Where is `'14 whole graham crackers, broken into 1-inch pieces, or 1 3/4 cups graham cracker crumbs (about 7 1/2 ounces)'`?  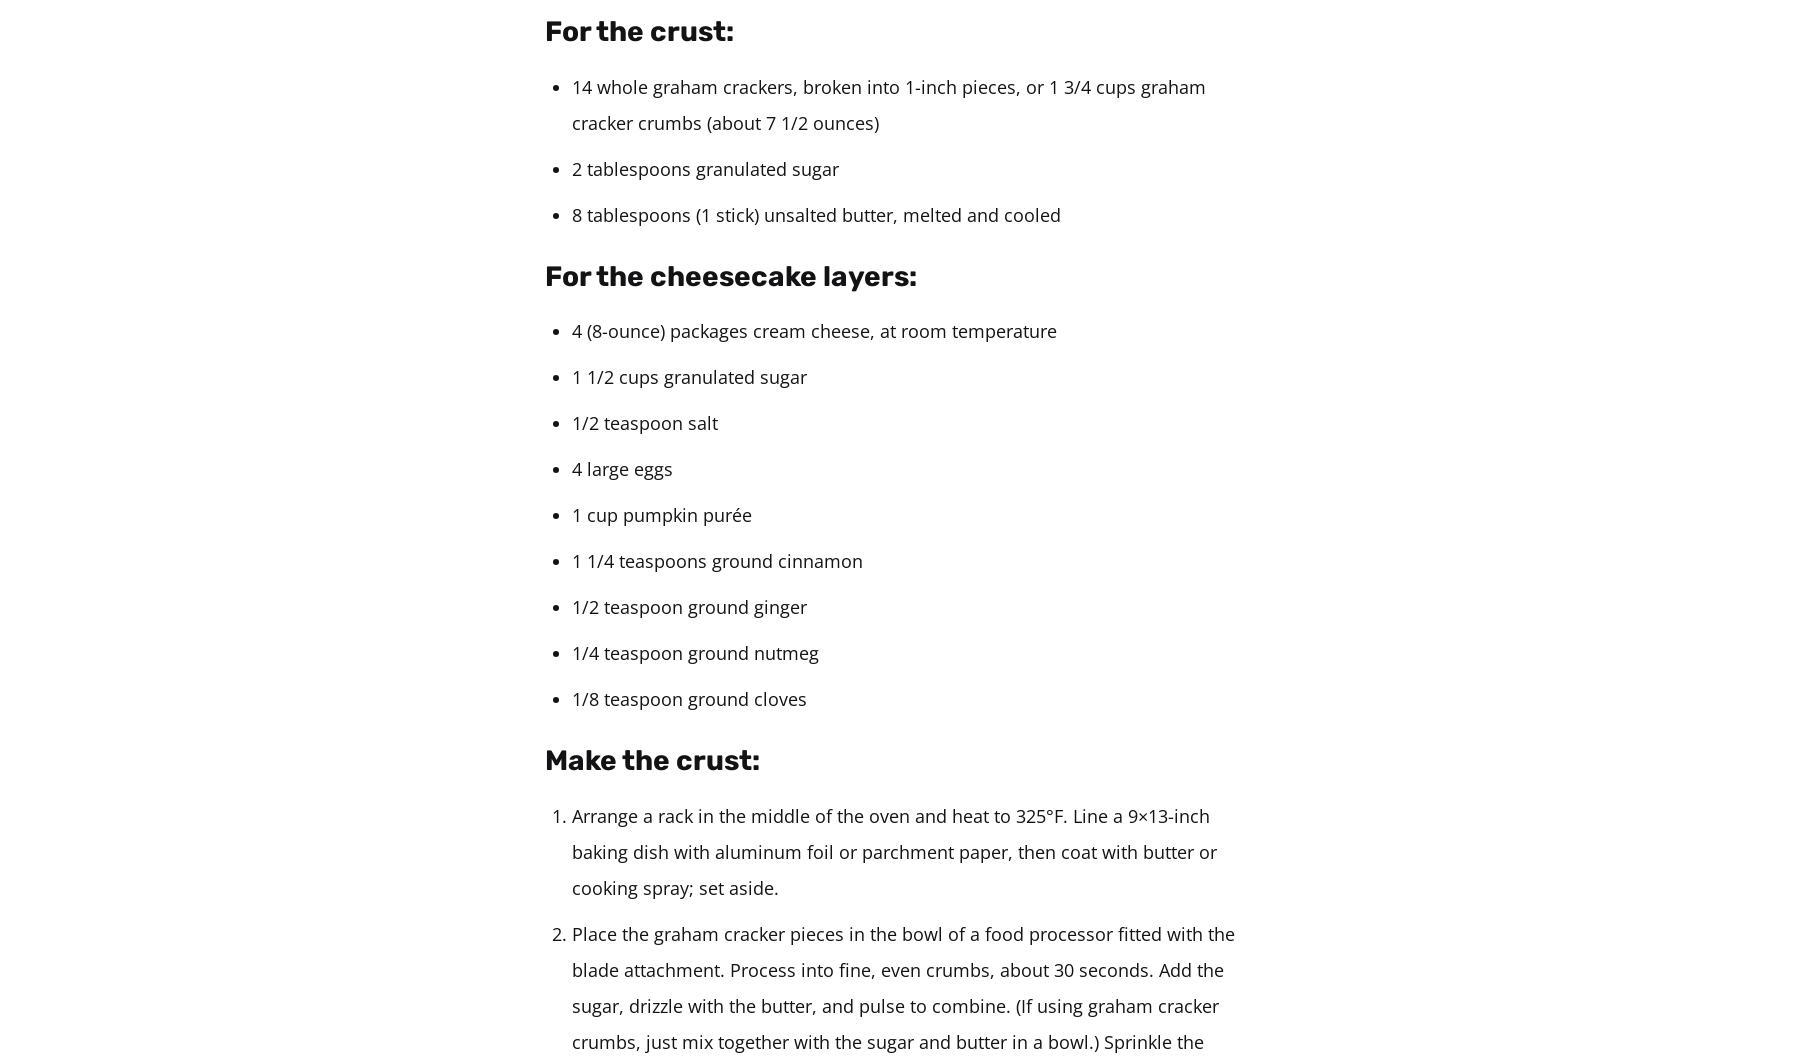
'14 whole graham crackers, broken into 1-inch pieces, or 1 3/4 cups graham cracker crumbs (about 7 1/2 ounces)' is located at coordinates (889, 103).